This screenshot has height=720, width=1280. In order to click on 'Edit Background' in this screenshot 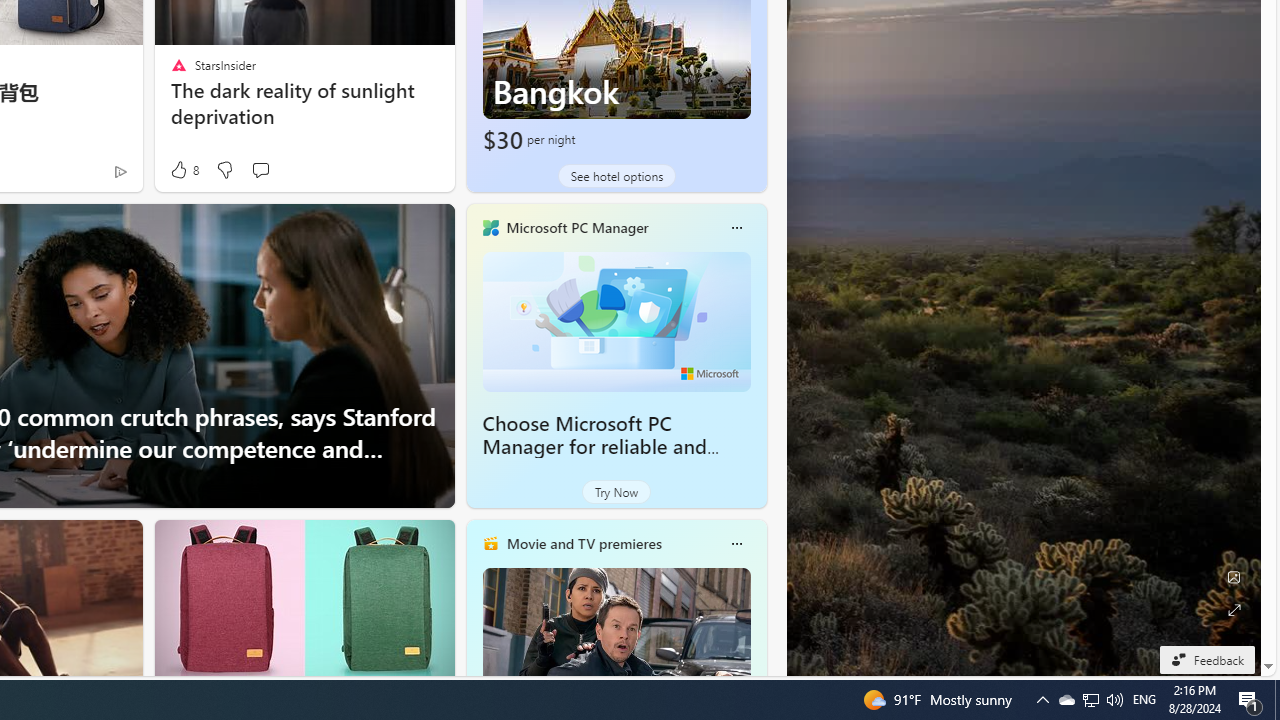, I will do `click(1232, 577)`.